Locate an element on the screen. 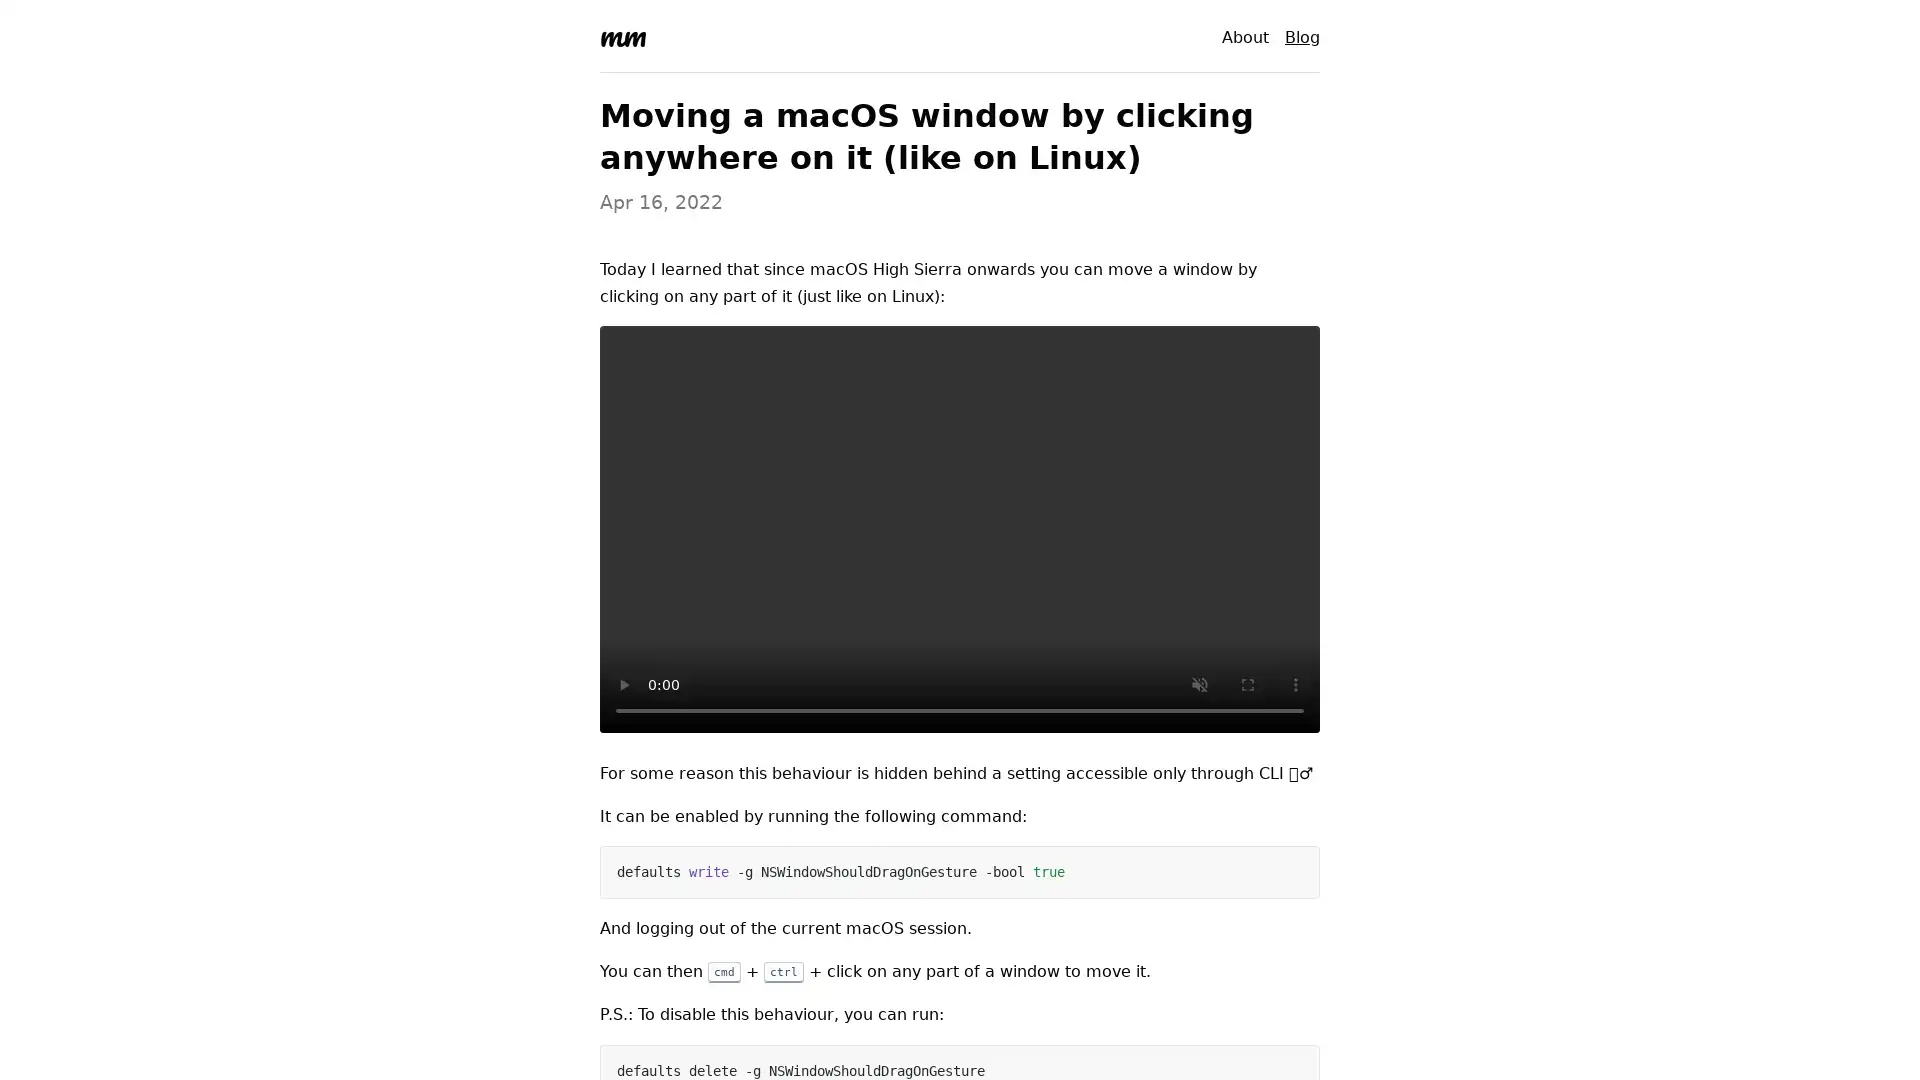 This screenshot has width=1920, height=1080. enter full screen is located at coordinates (1247, 684).